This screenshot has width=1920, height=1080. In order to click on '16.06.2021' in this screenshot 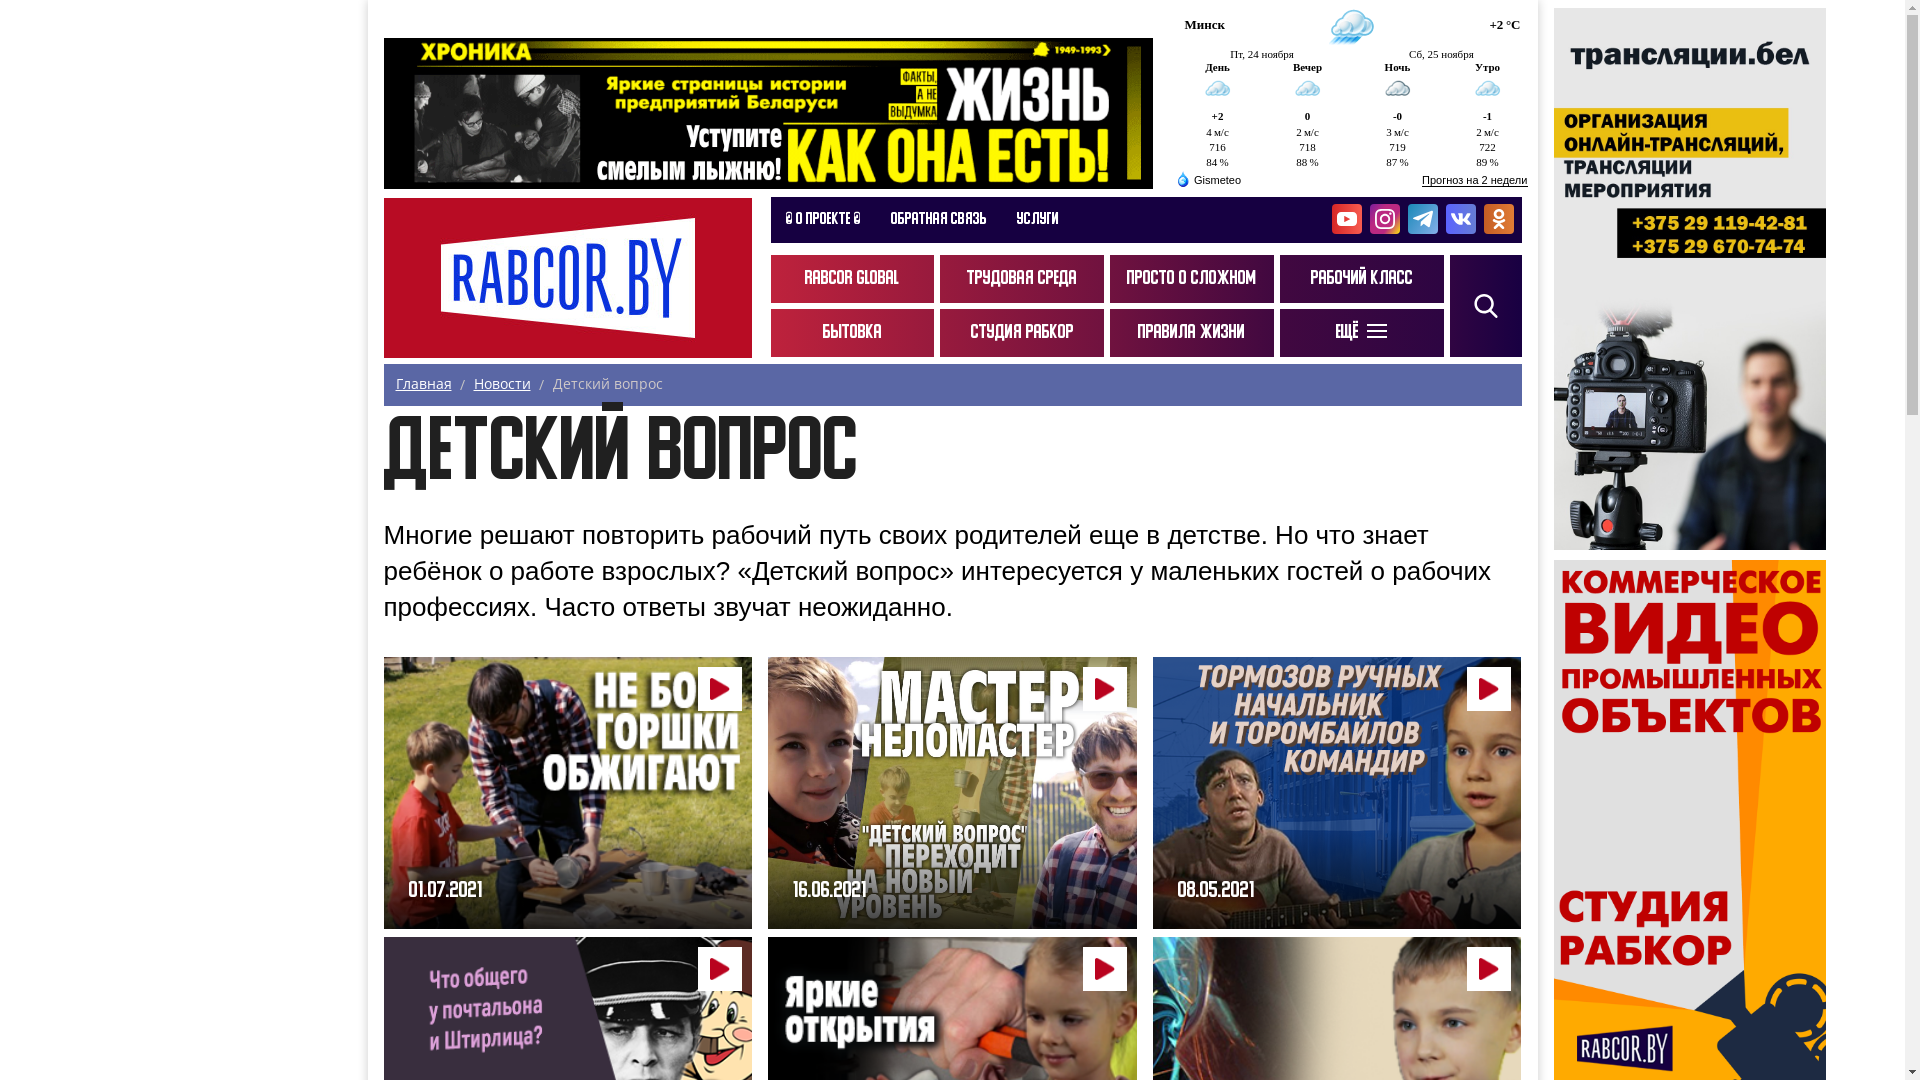, I will do `click(951, 792)`.